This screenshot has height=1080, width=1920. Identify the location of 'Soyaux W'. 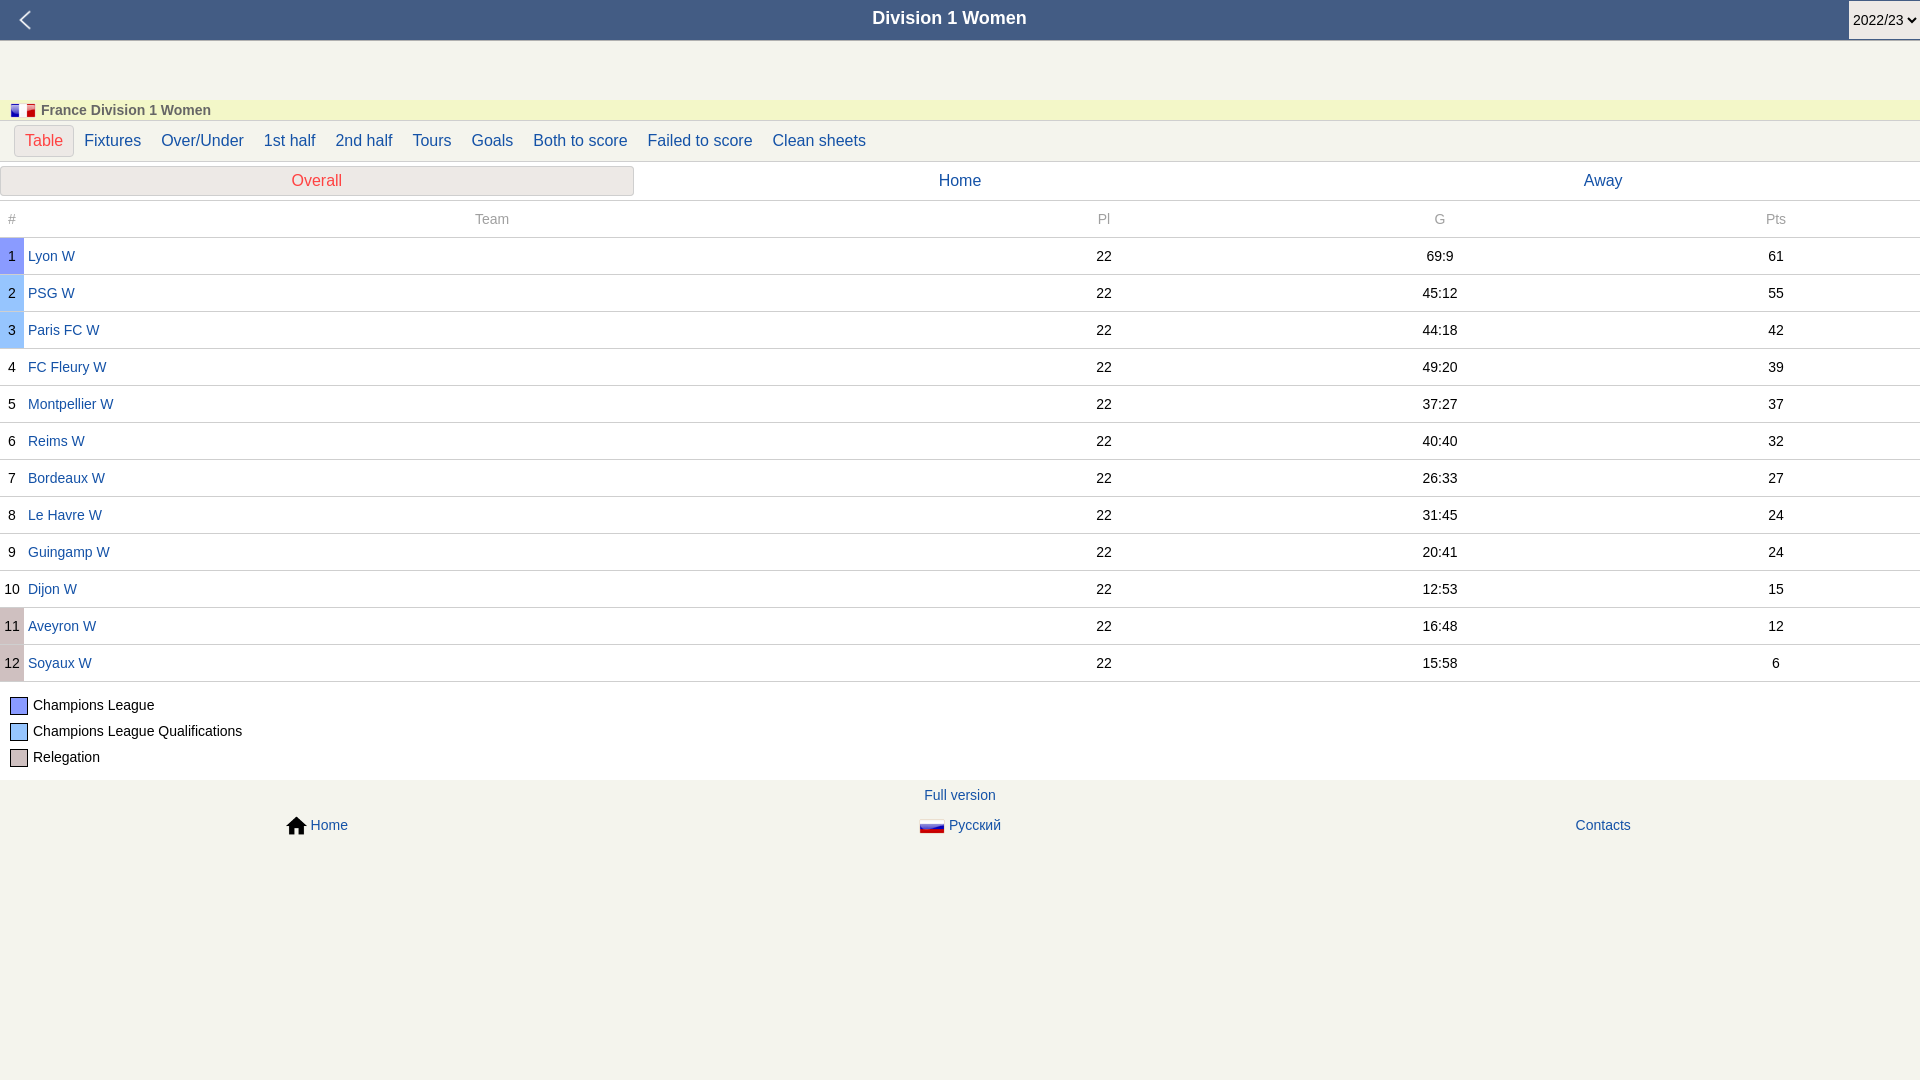
(28, 663).